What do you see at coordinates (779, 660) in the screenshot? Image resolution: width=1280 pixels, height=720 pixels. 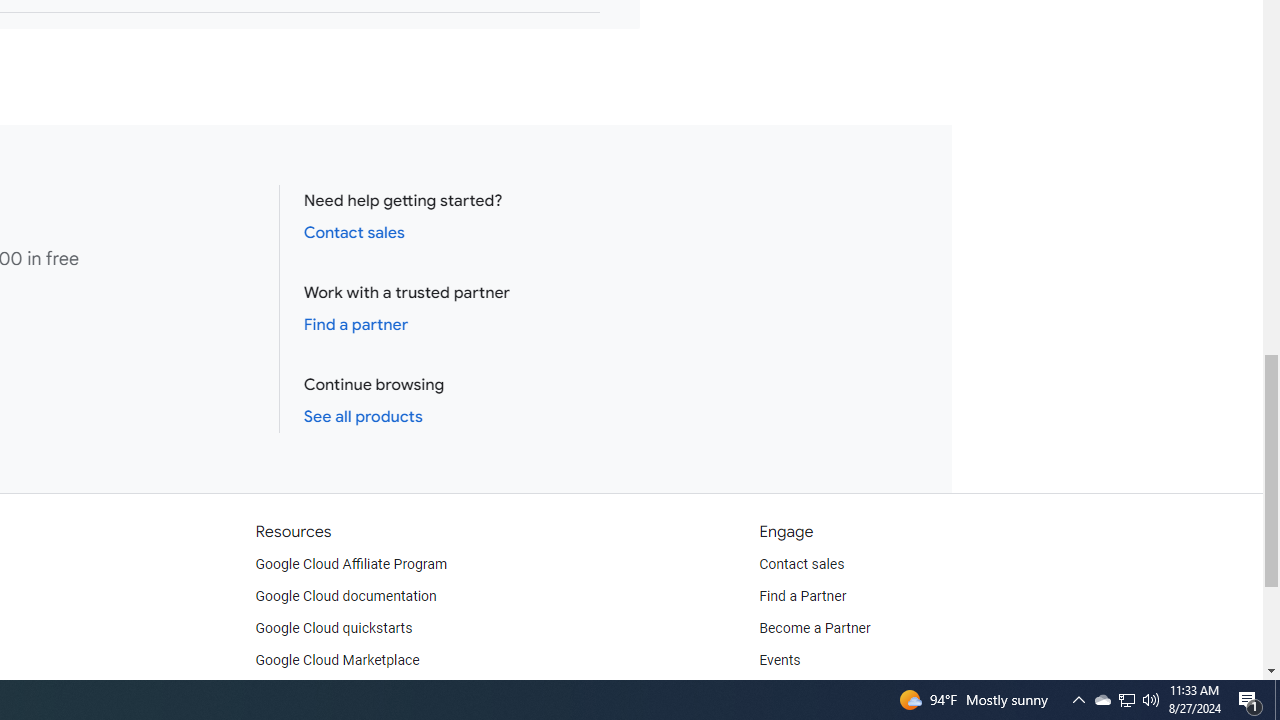 I see `'Events'` at bounding box center [779, 660].